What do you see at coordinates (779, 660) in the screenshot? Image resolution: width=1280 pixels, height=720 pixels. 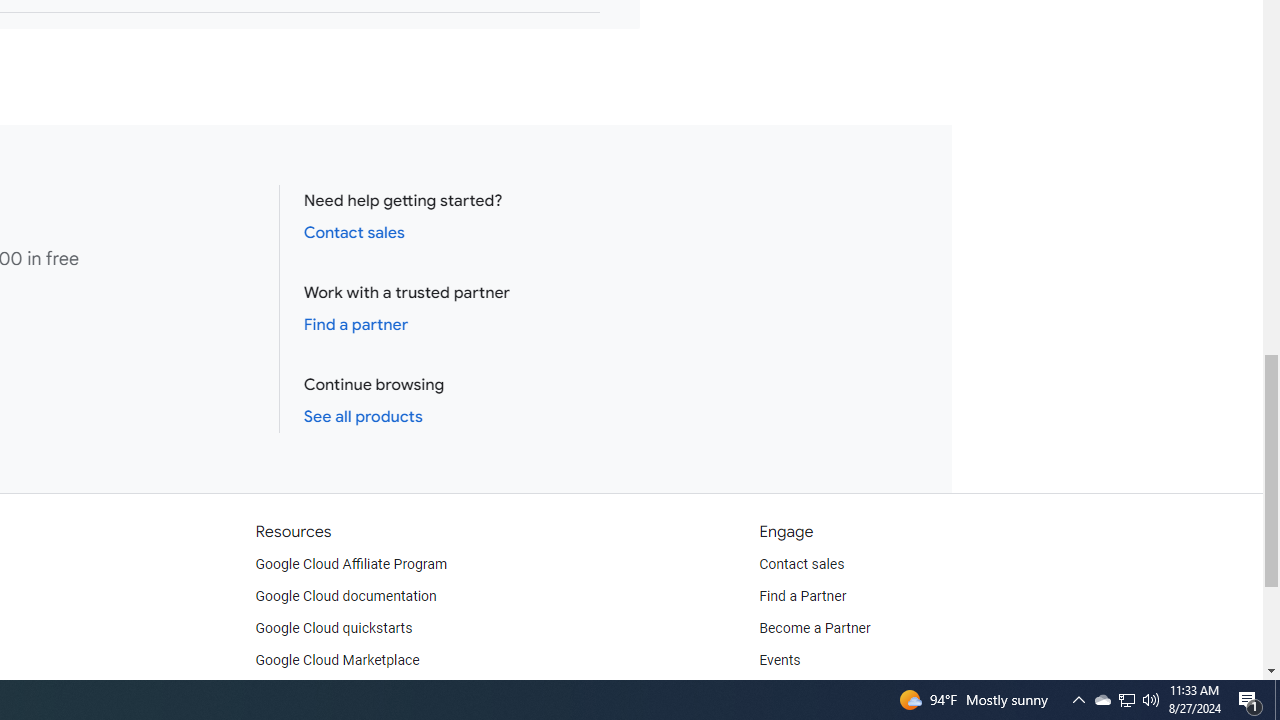 I see `'Events'` at bounding box center [779, 660].